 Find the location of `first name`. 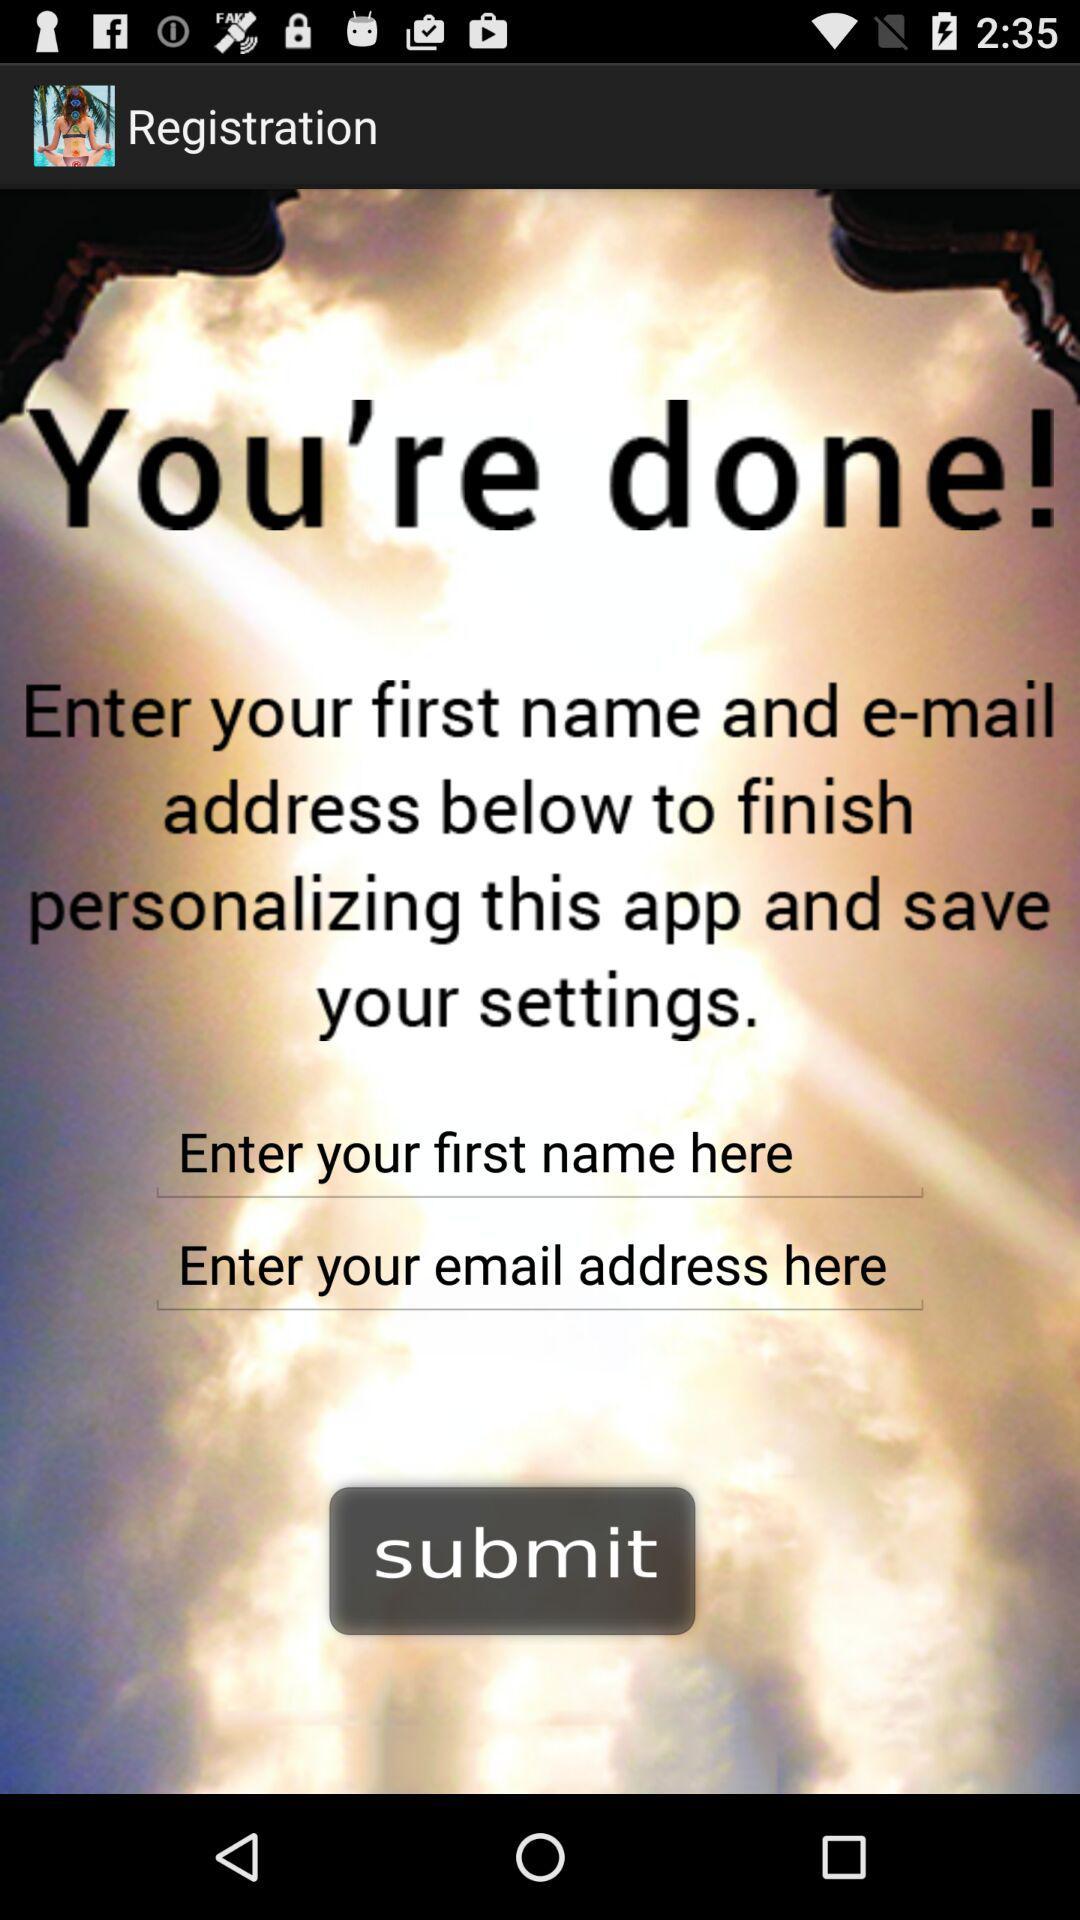

first name is located at coordinates (540, 1152).